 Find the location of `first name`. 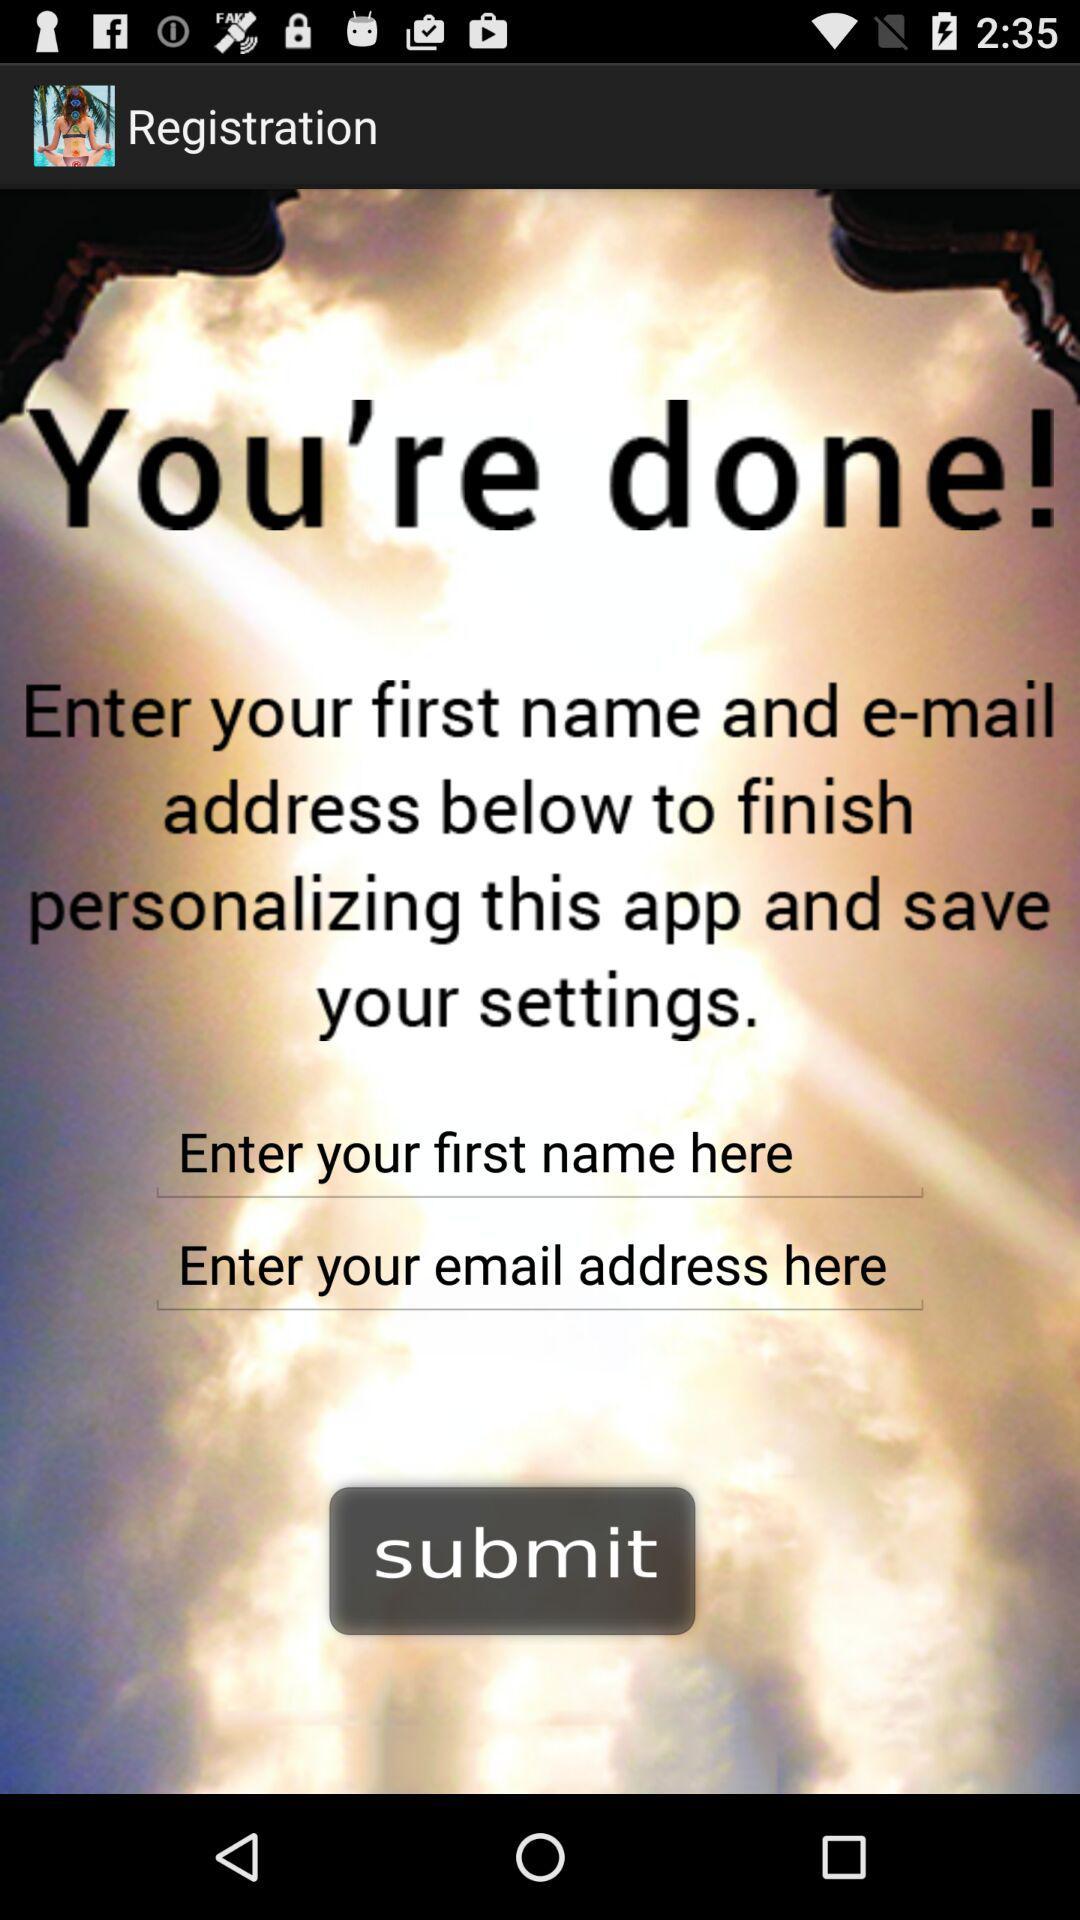

first name is located at coordinates (540, 1152).